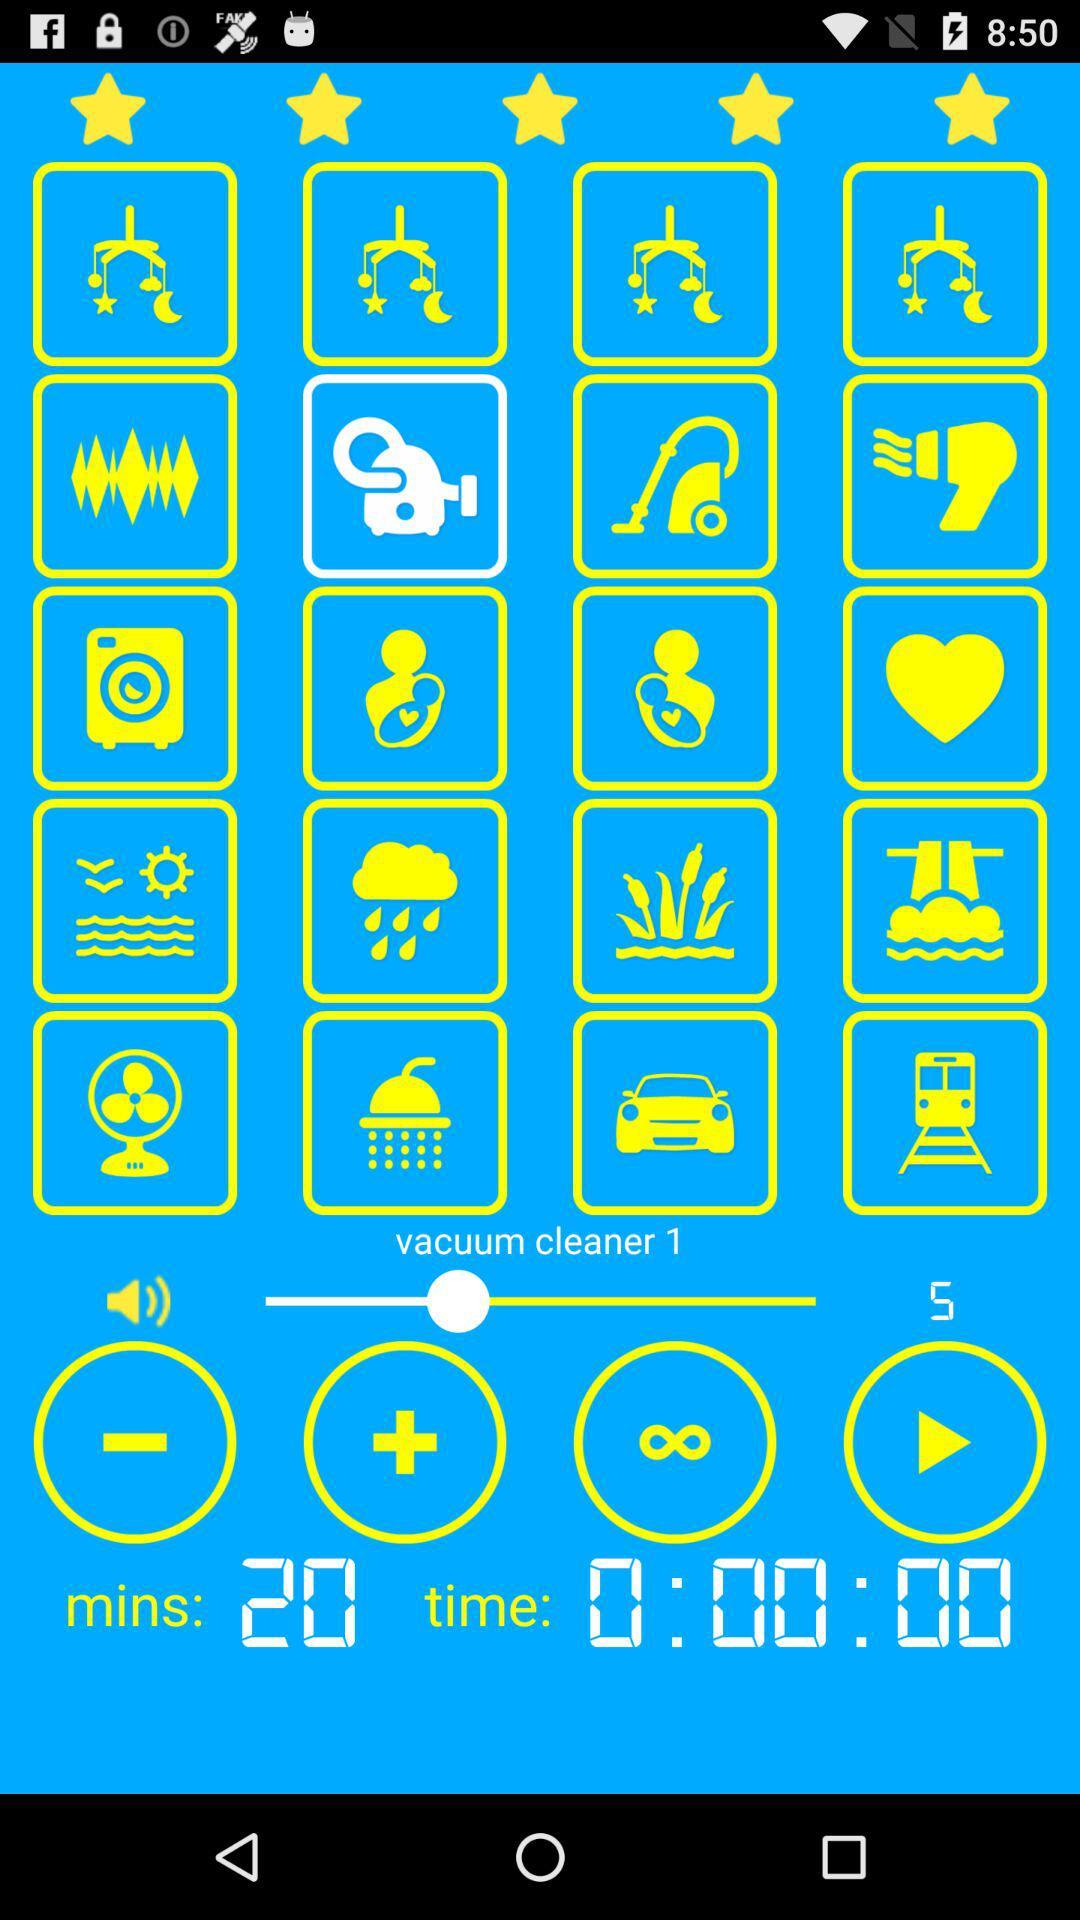 The width and height of the screenshot is (1080, 1920). Describe the element at coordinates (135, 1442) in the screenshot. I see `icon above the mins:` at that location.